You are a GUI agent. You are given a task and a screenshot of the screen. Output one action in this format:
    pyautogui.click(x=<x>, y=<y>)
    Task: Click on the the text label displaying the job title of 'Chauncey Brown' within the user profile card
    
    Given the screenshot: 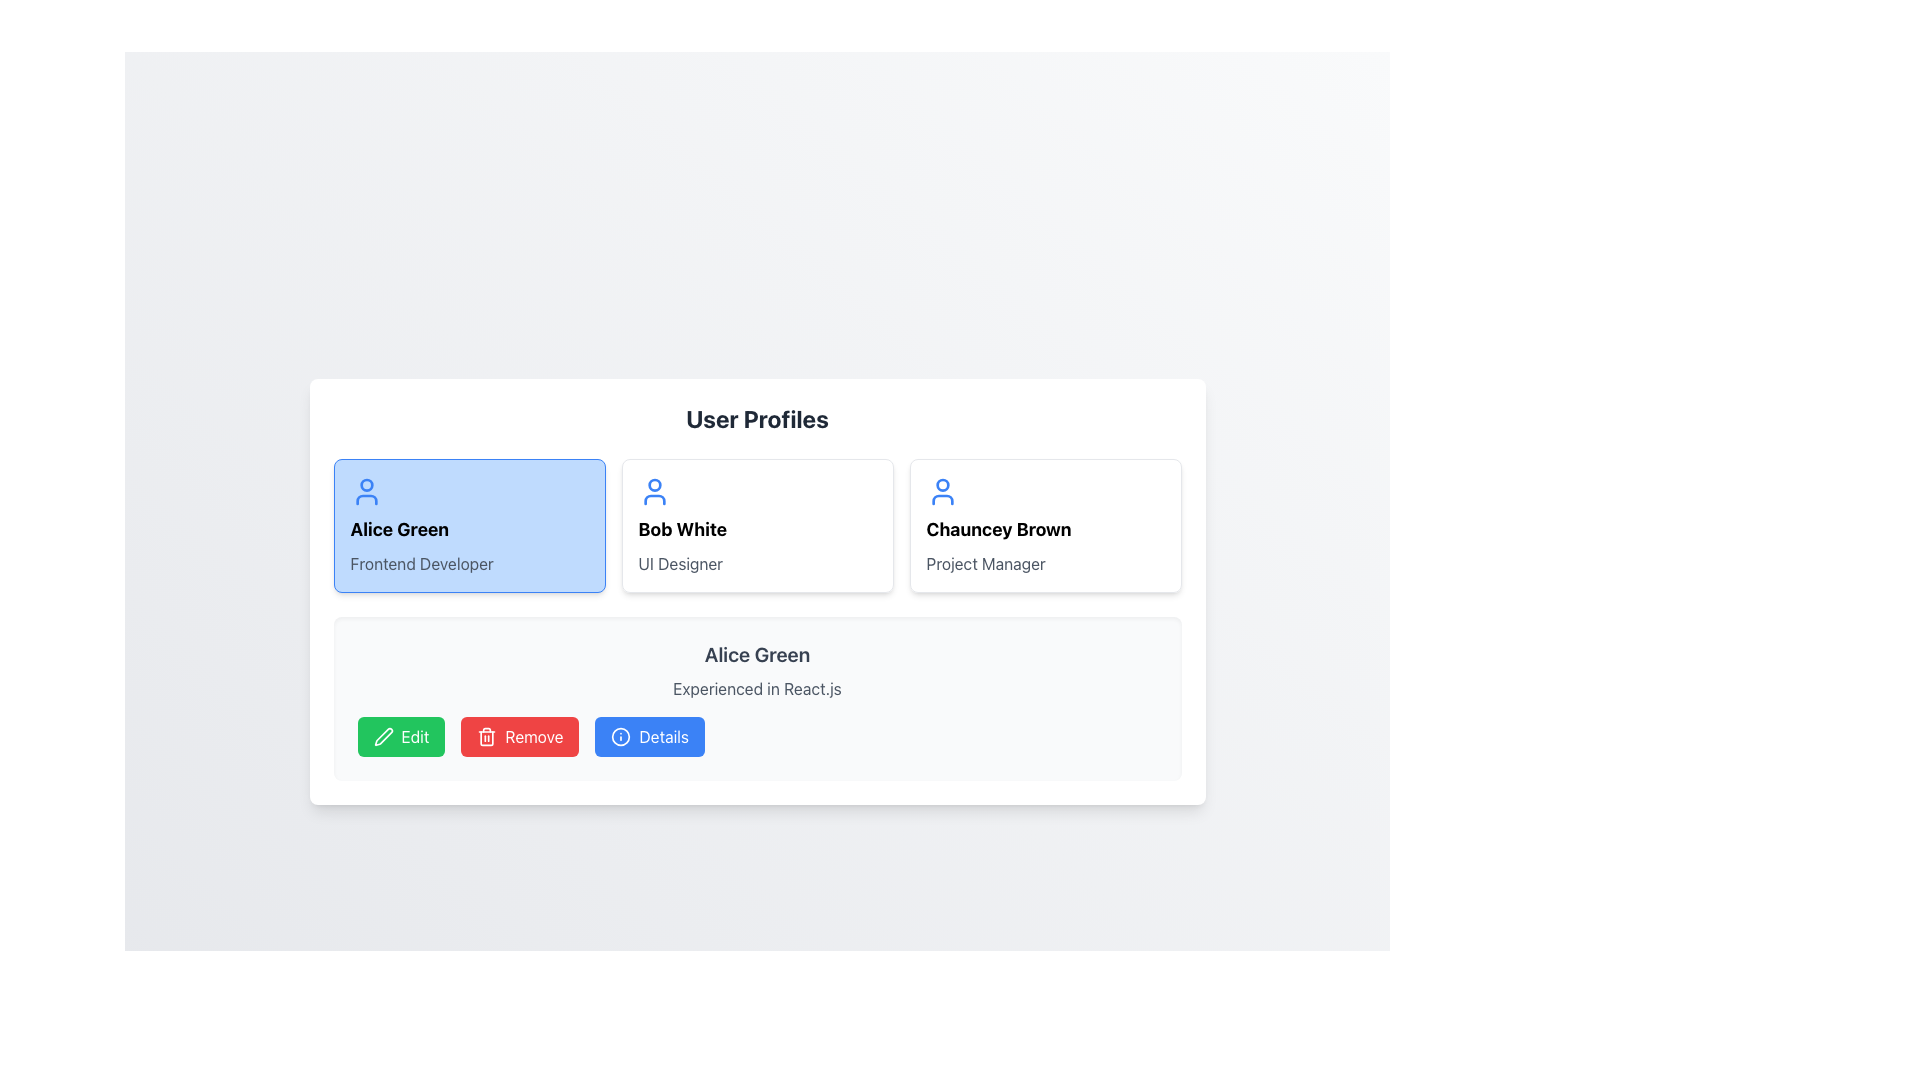 What is the action you would take?
    pyautogui.click(x=986, y=563)
    